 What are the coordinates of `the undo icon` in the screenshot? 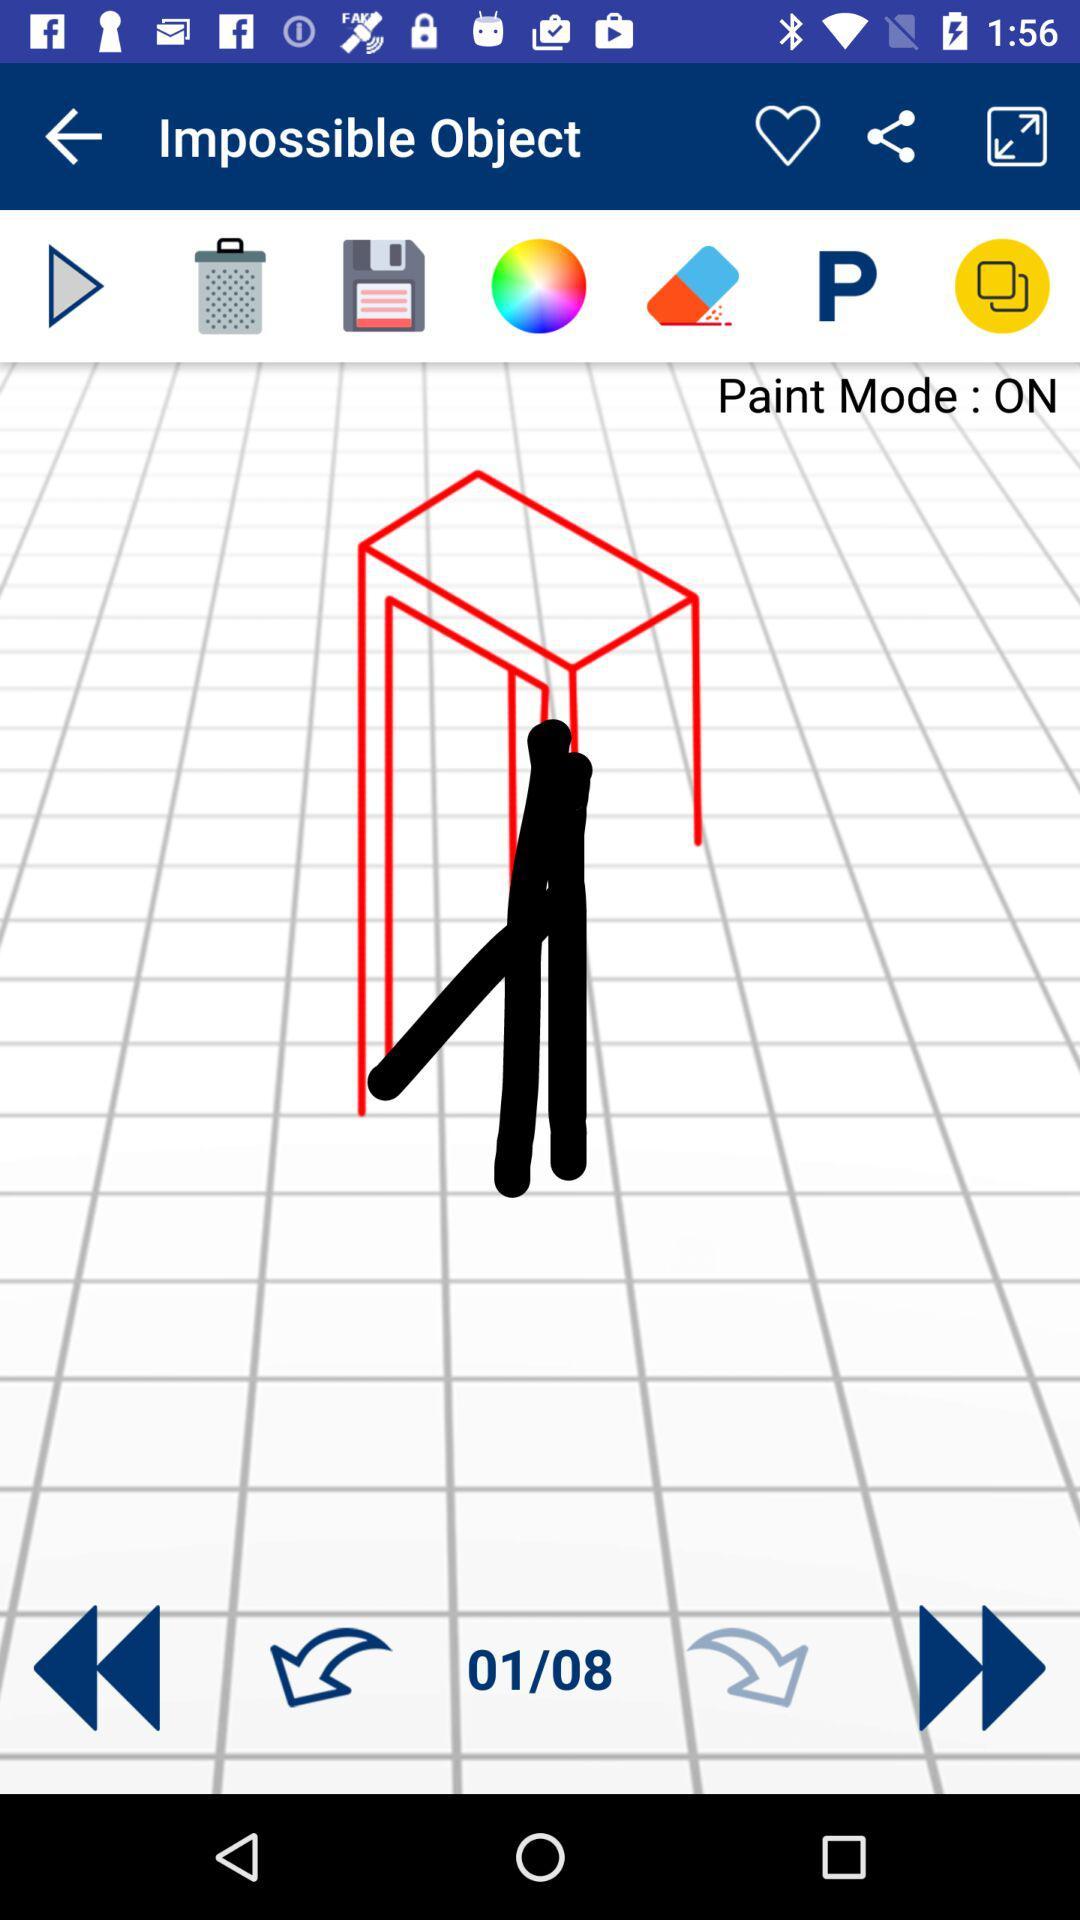 It's located at (330, 1668).